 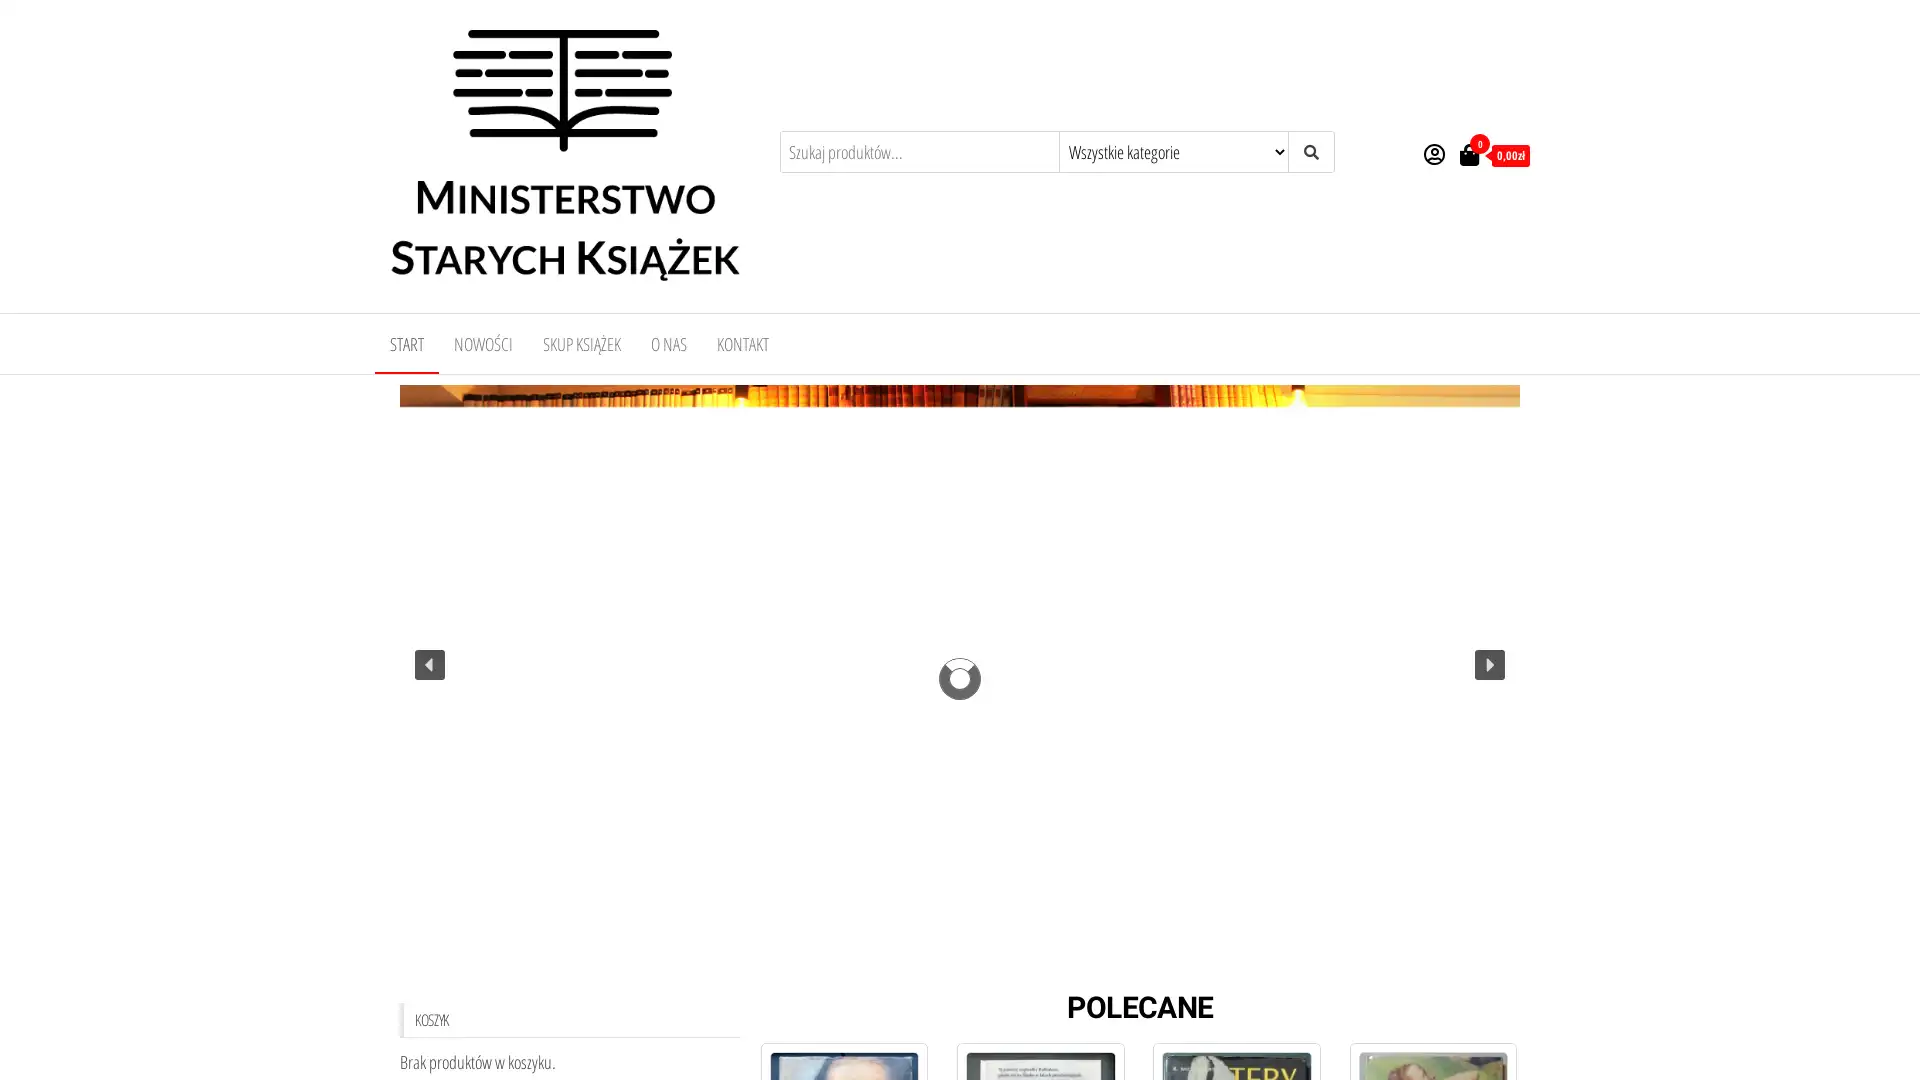 I want to click on previous arrow, so click(x=429, y=663).